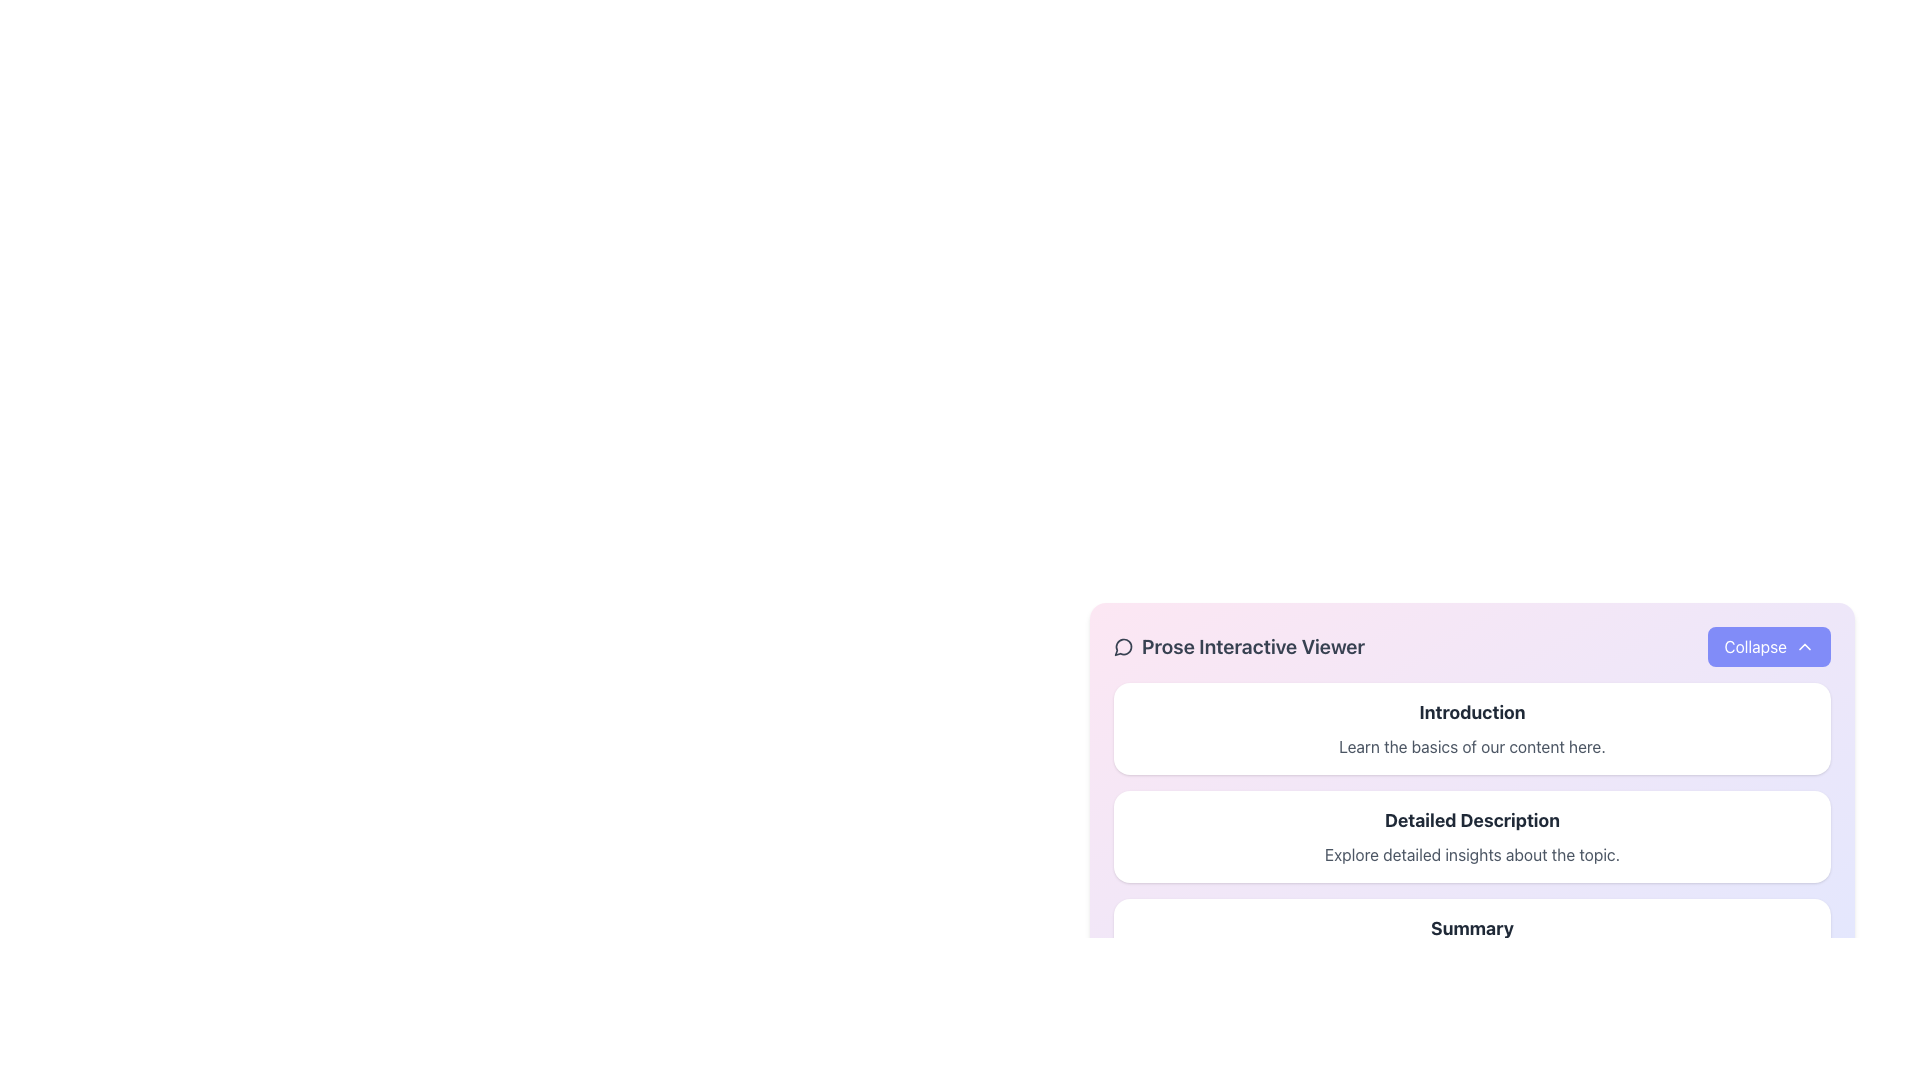  What do you see at coordinates (1472, 747) in the screenshot?
I see `the text label that reads 'Learn the basics of our content here.', which is styled with a gray font color and located below the bolded header 'Introduction'` at bounding box center [1472, 747].